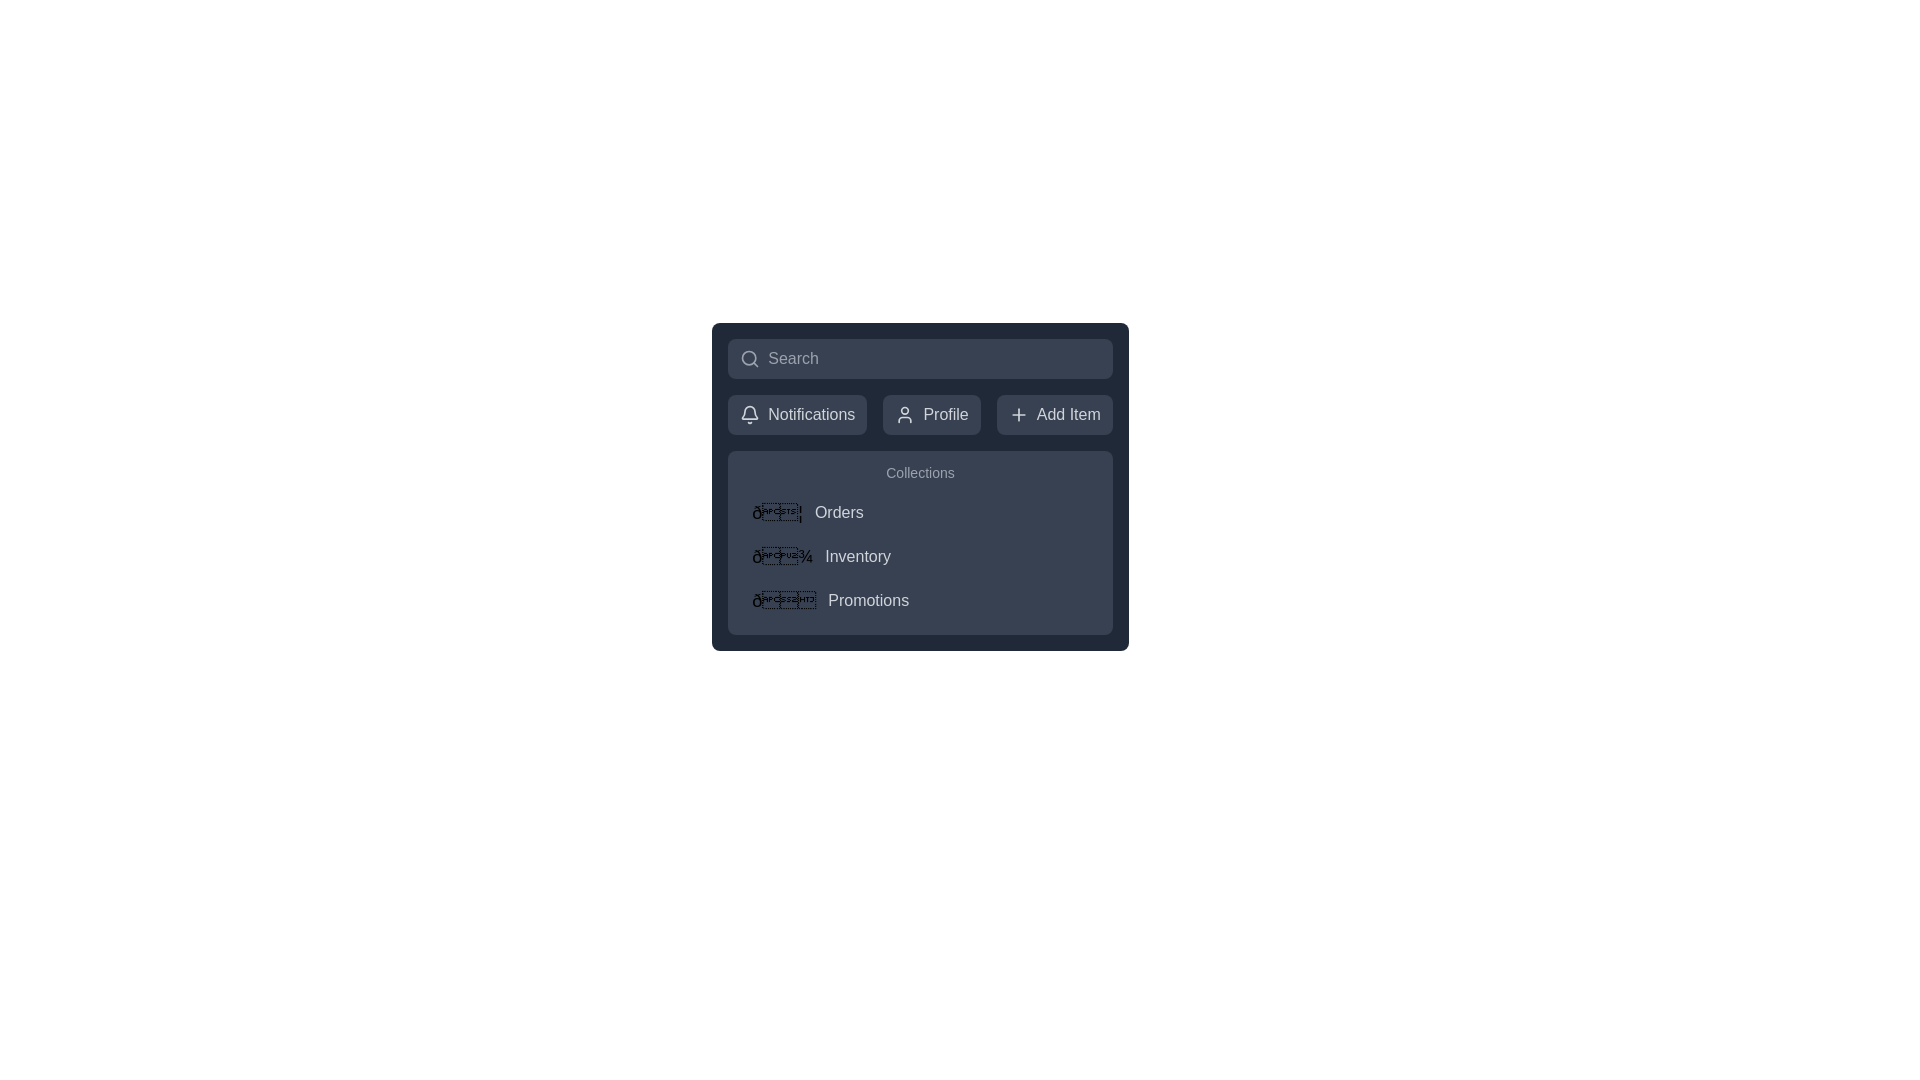  I want to click on the second menu item under the 'Collections' section, which is related to 'Inventory', so click(919, 556).